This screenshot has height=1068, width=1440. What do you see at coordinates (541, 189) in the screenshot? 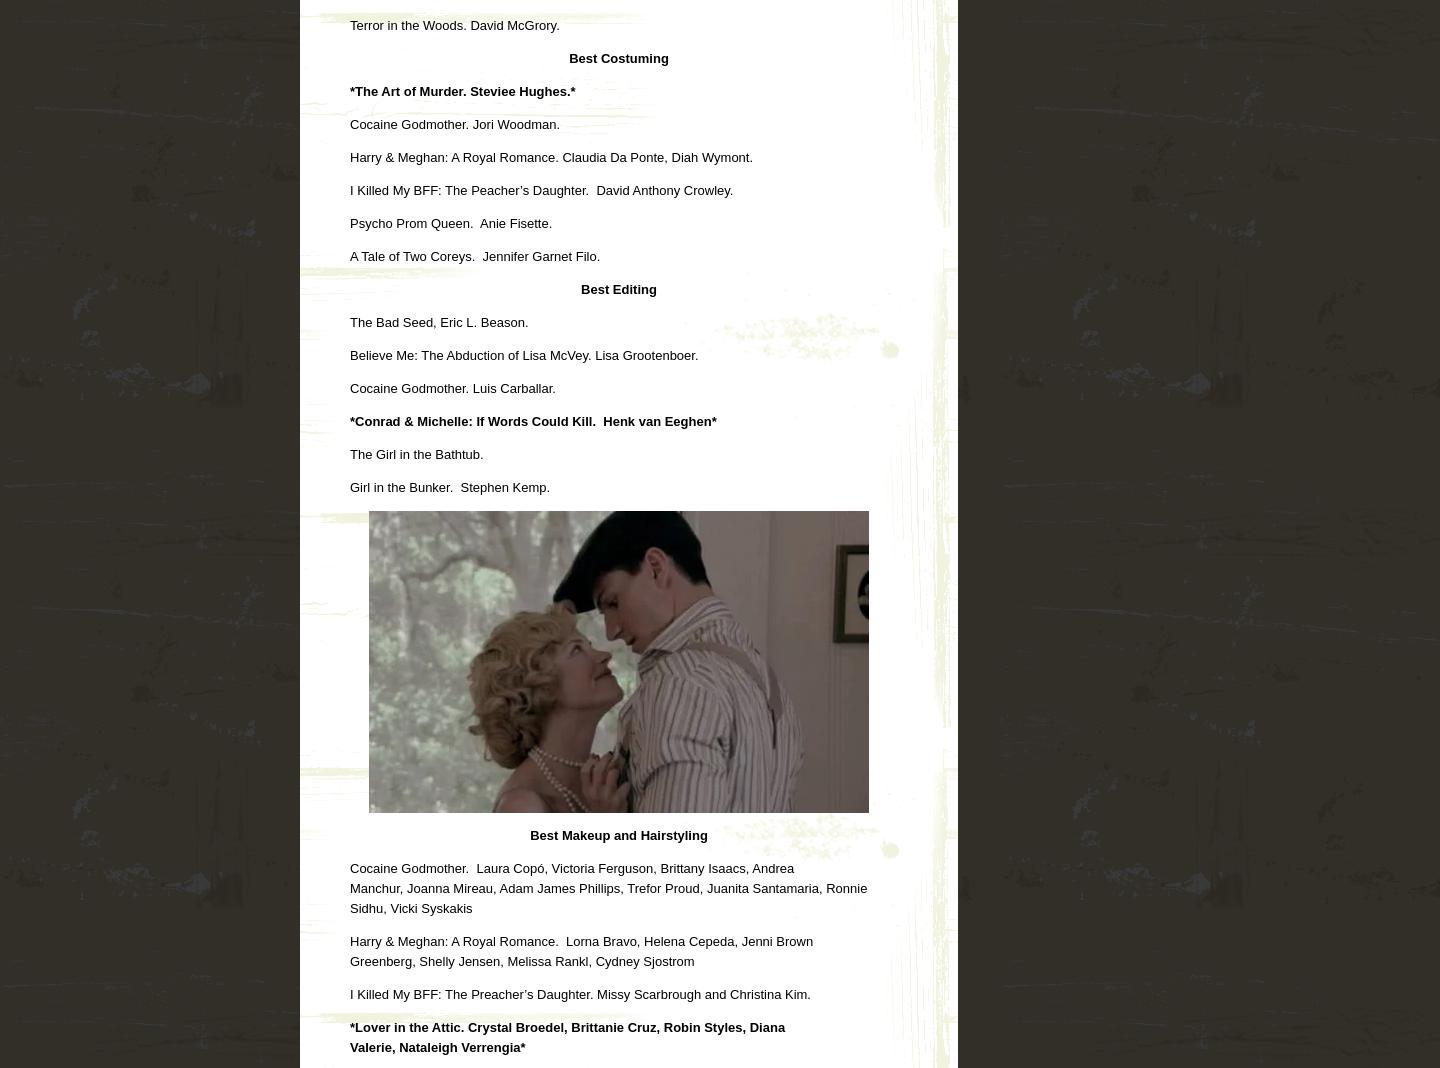
I see `'I Killed My BFF: The Peacher’s Daughter.  David Anthony Crowley.'` at bounding box center [541, 189].